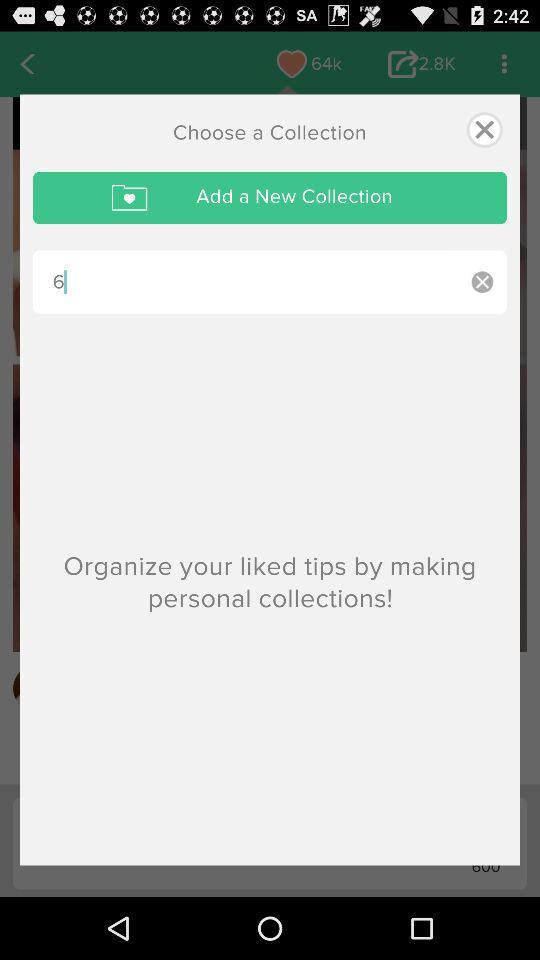 This screenshot has width=540, height=960. What do you see at coordinates (245, 281) in the screenshot?
I see `the item below add a new icon` at bounding box center [245, 281].